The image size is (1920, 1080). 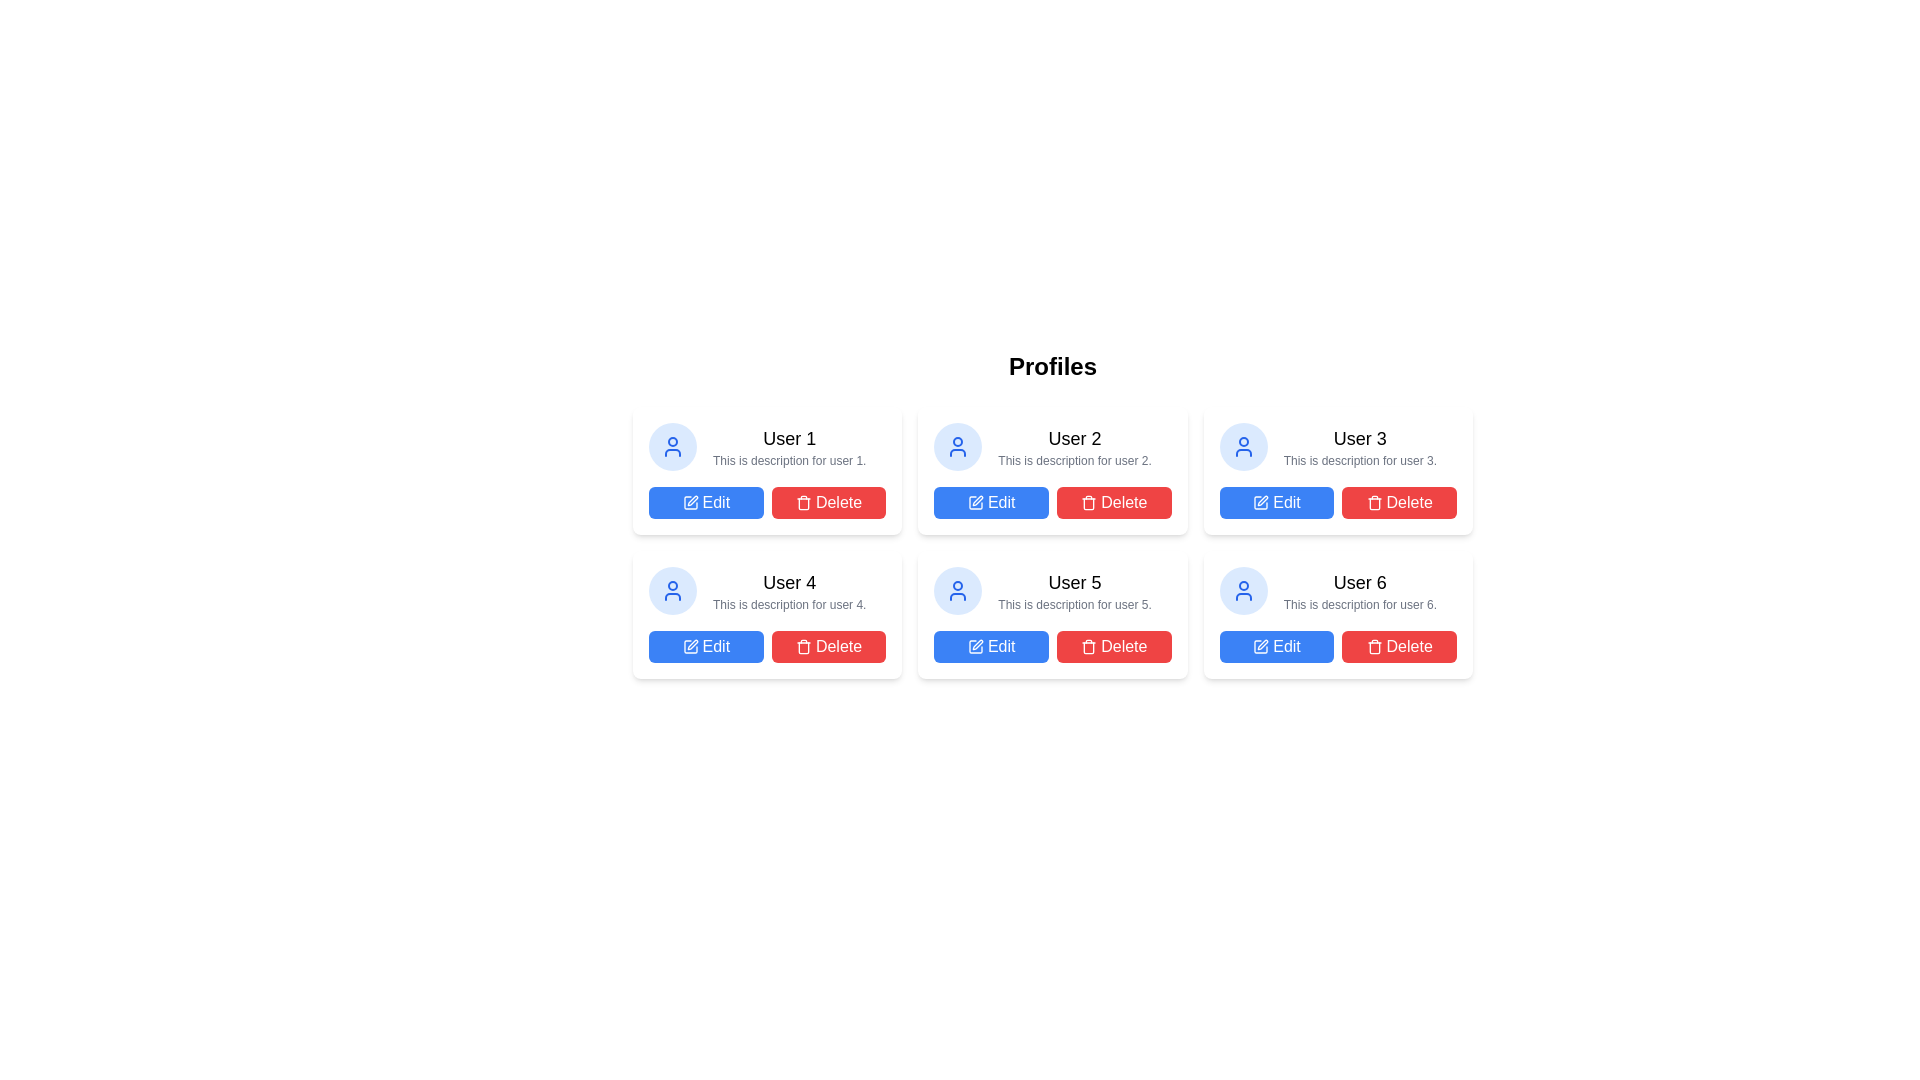 I want to click on the circular user profile icon with a light blue background and white outline, so click(x=957, y=589).